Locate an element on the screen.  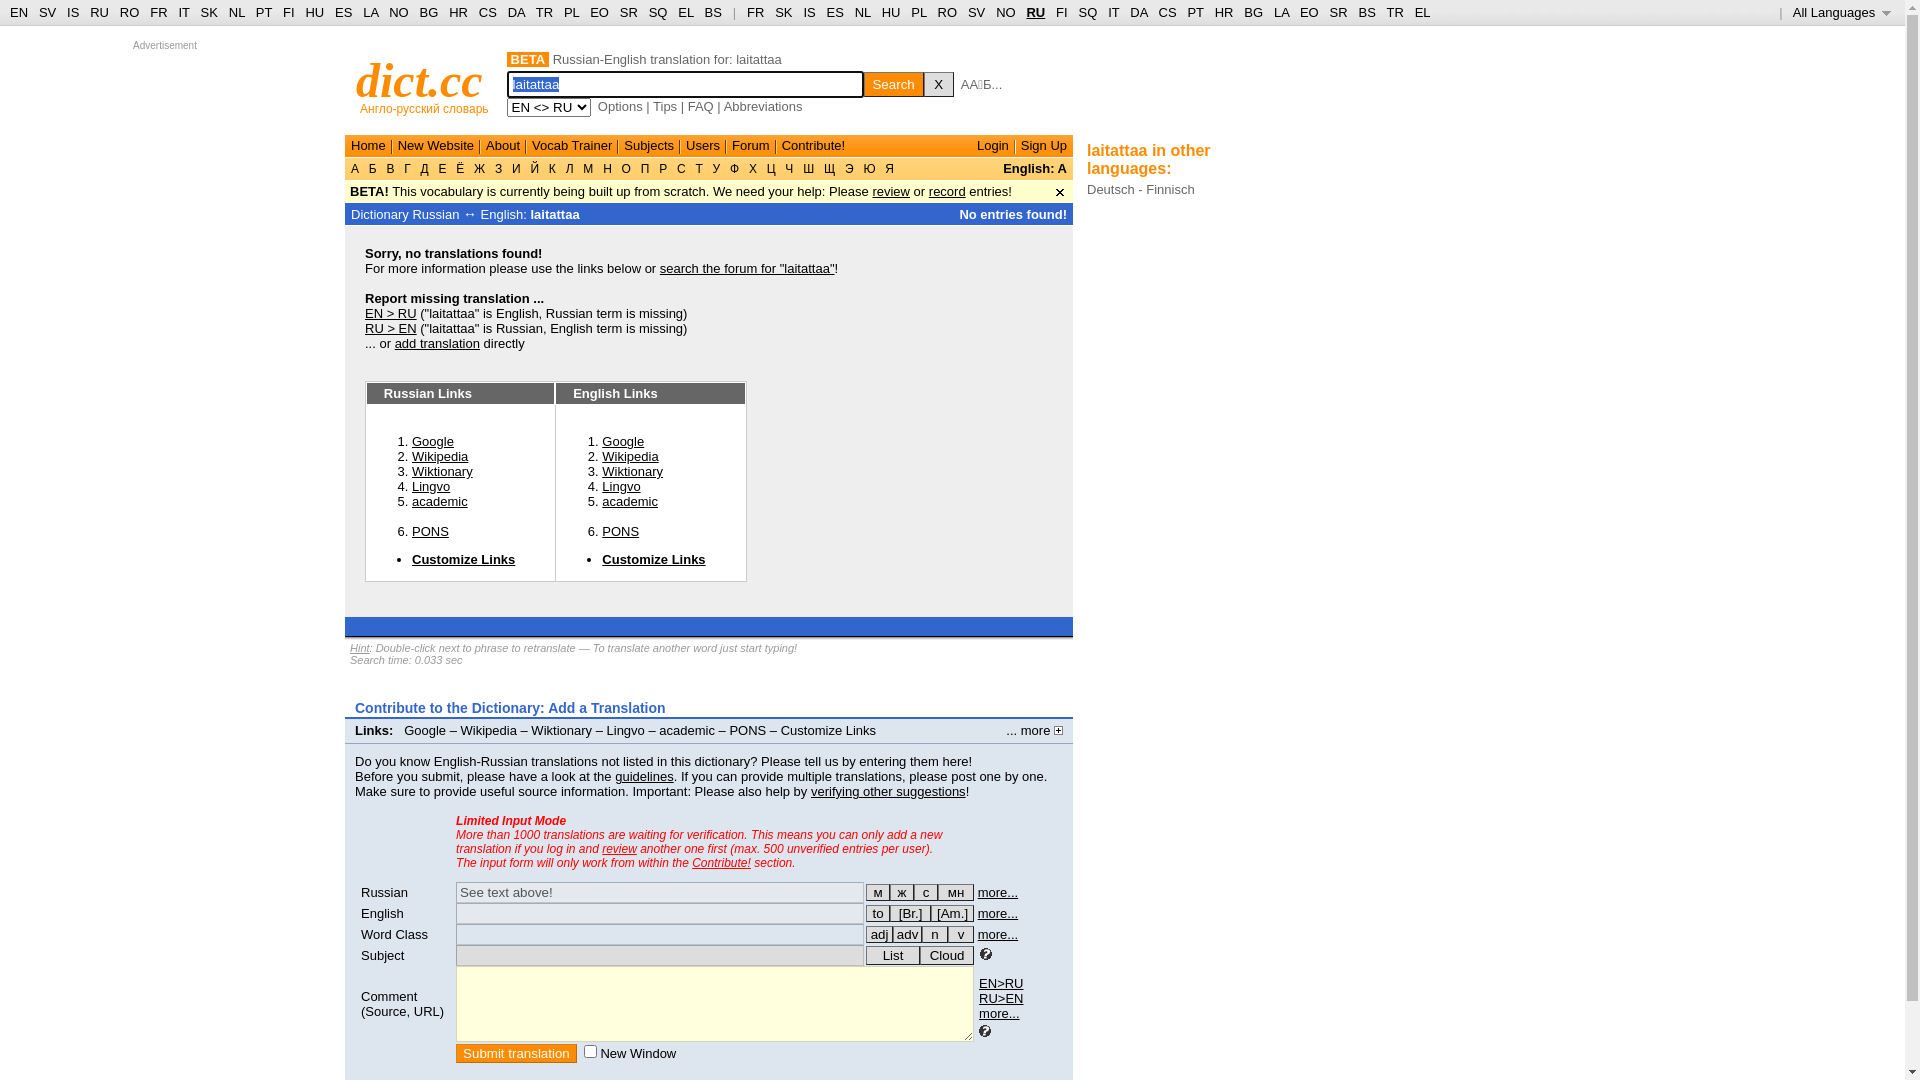
'Search' is located at coordinates (892, 83).